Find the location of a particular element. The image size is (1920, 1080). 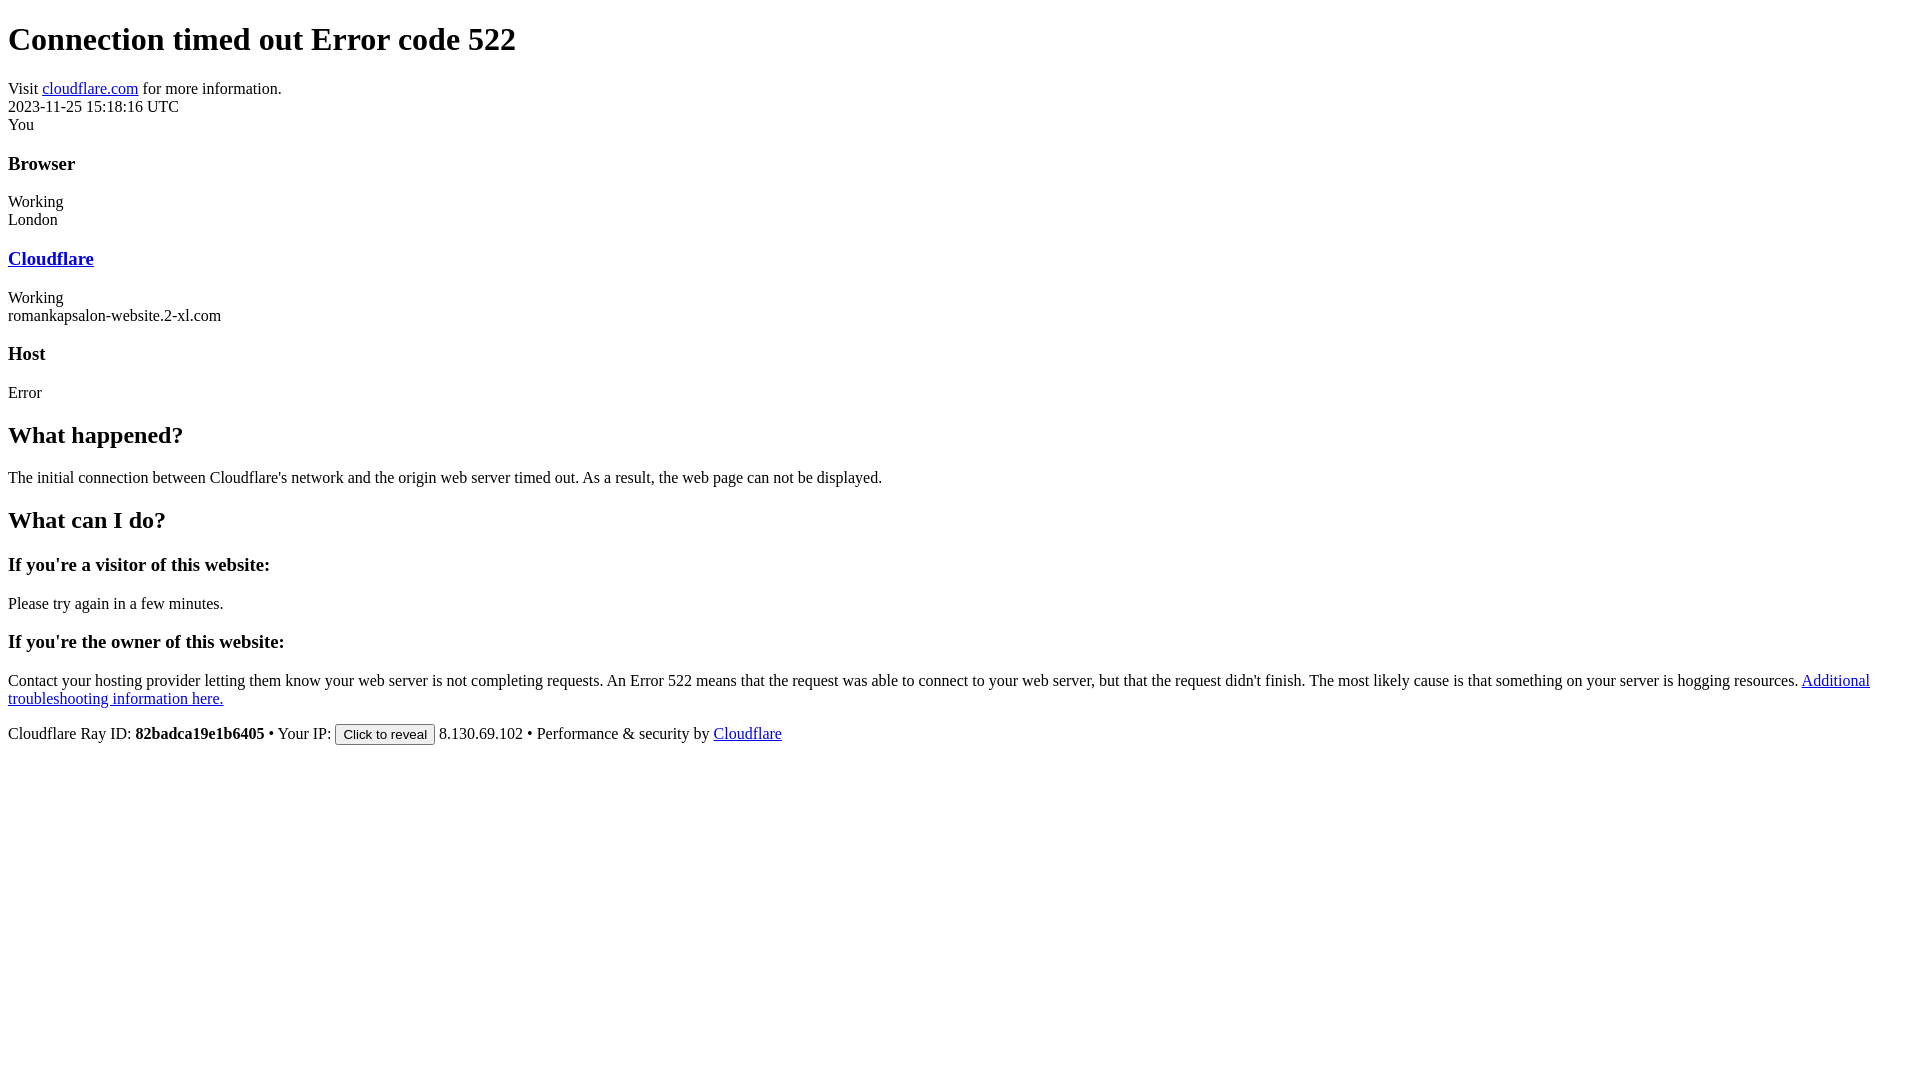

'cloudflare.com' is located at coordinates (89, 87).